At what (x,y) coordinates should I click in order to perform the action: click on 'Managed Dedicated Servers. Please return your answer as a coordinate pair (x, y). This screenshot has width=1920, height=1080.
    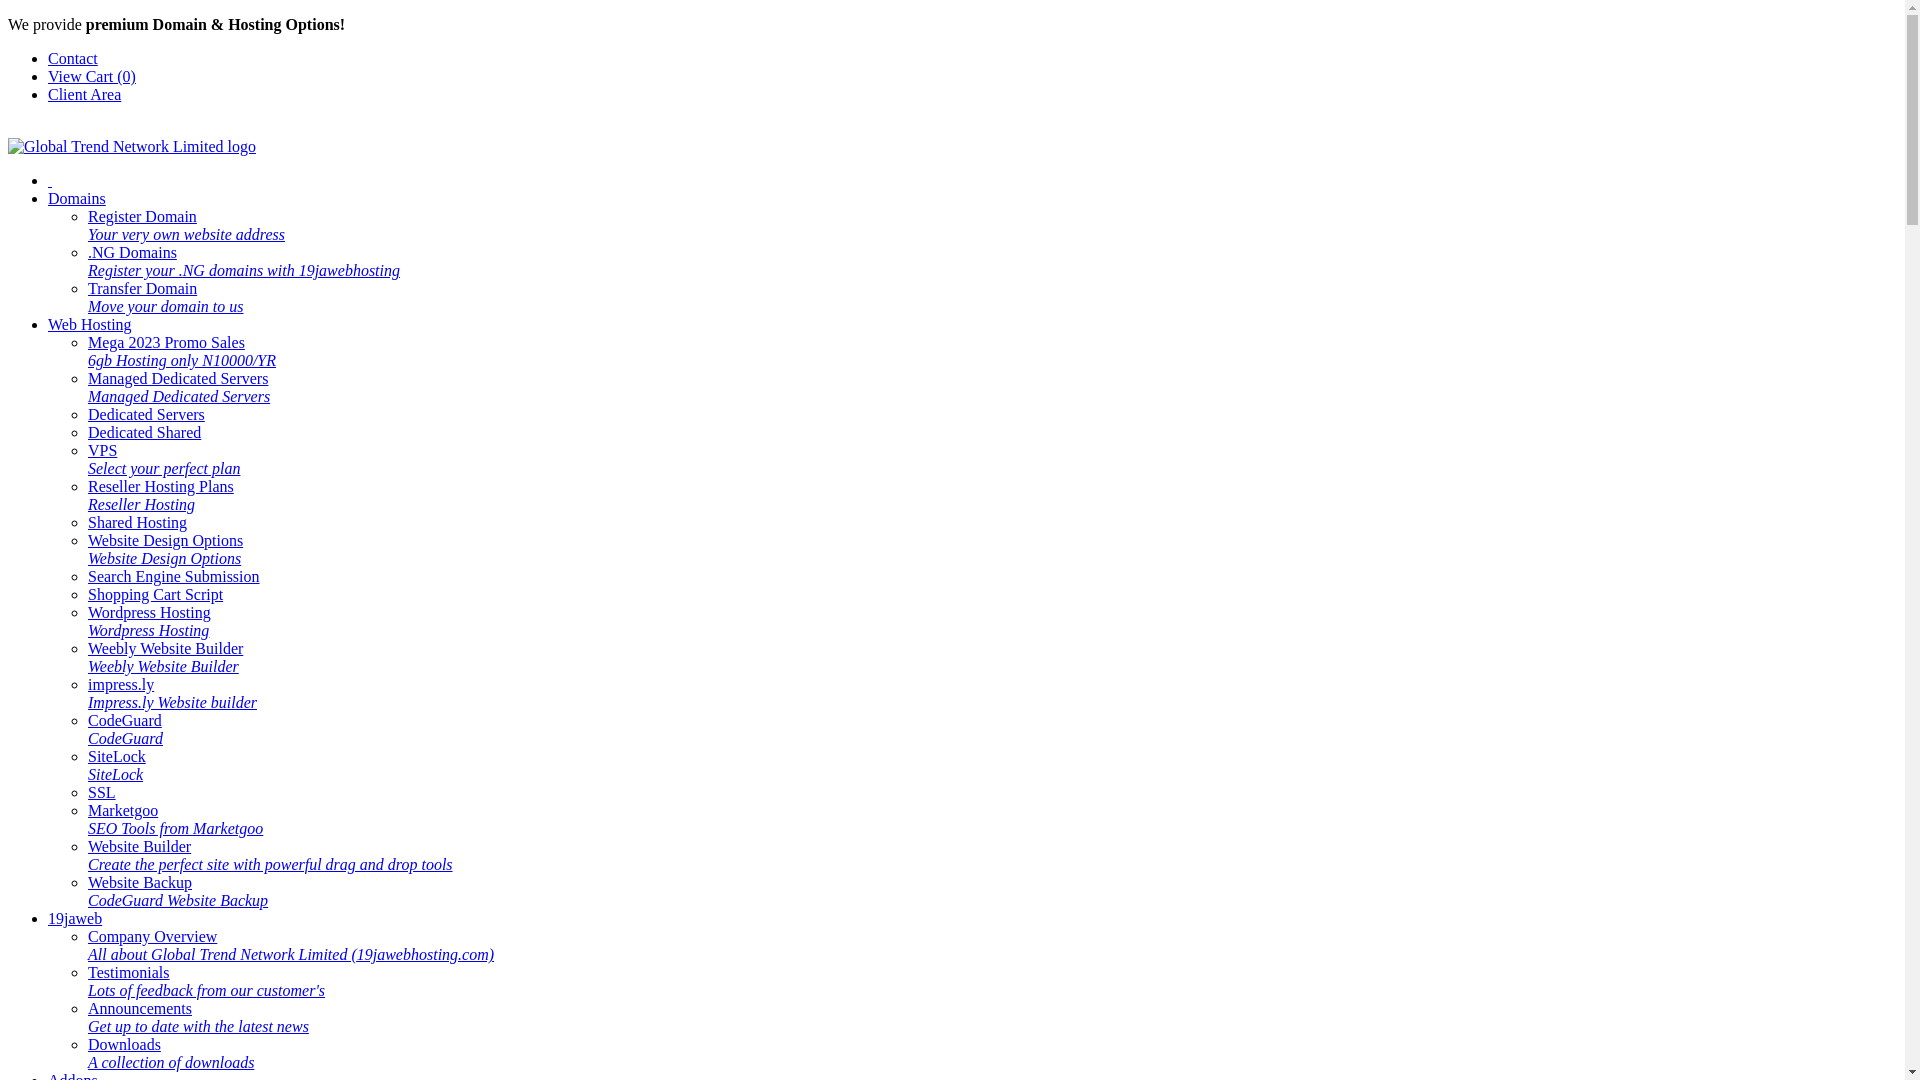
    Looking at the image, I should click on (178, 387).